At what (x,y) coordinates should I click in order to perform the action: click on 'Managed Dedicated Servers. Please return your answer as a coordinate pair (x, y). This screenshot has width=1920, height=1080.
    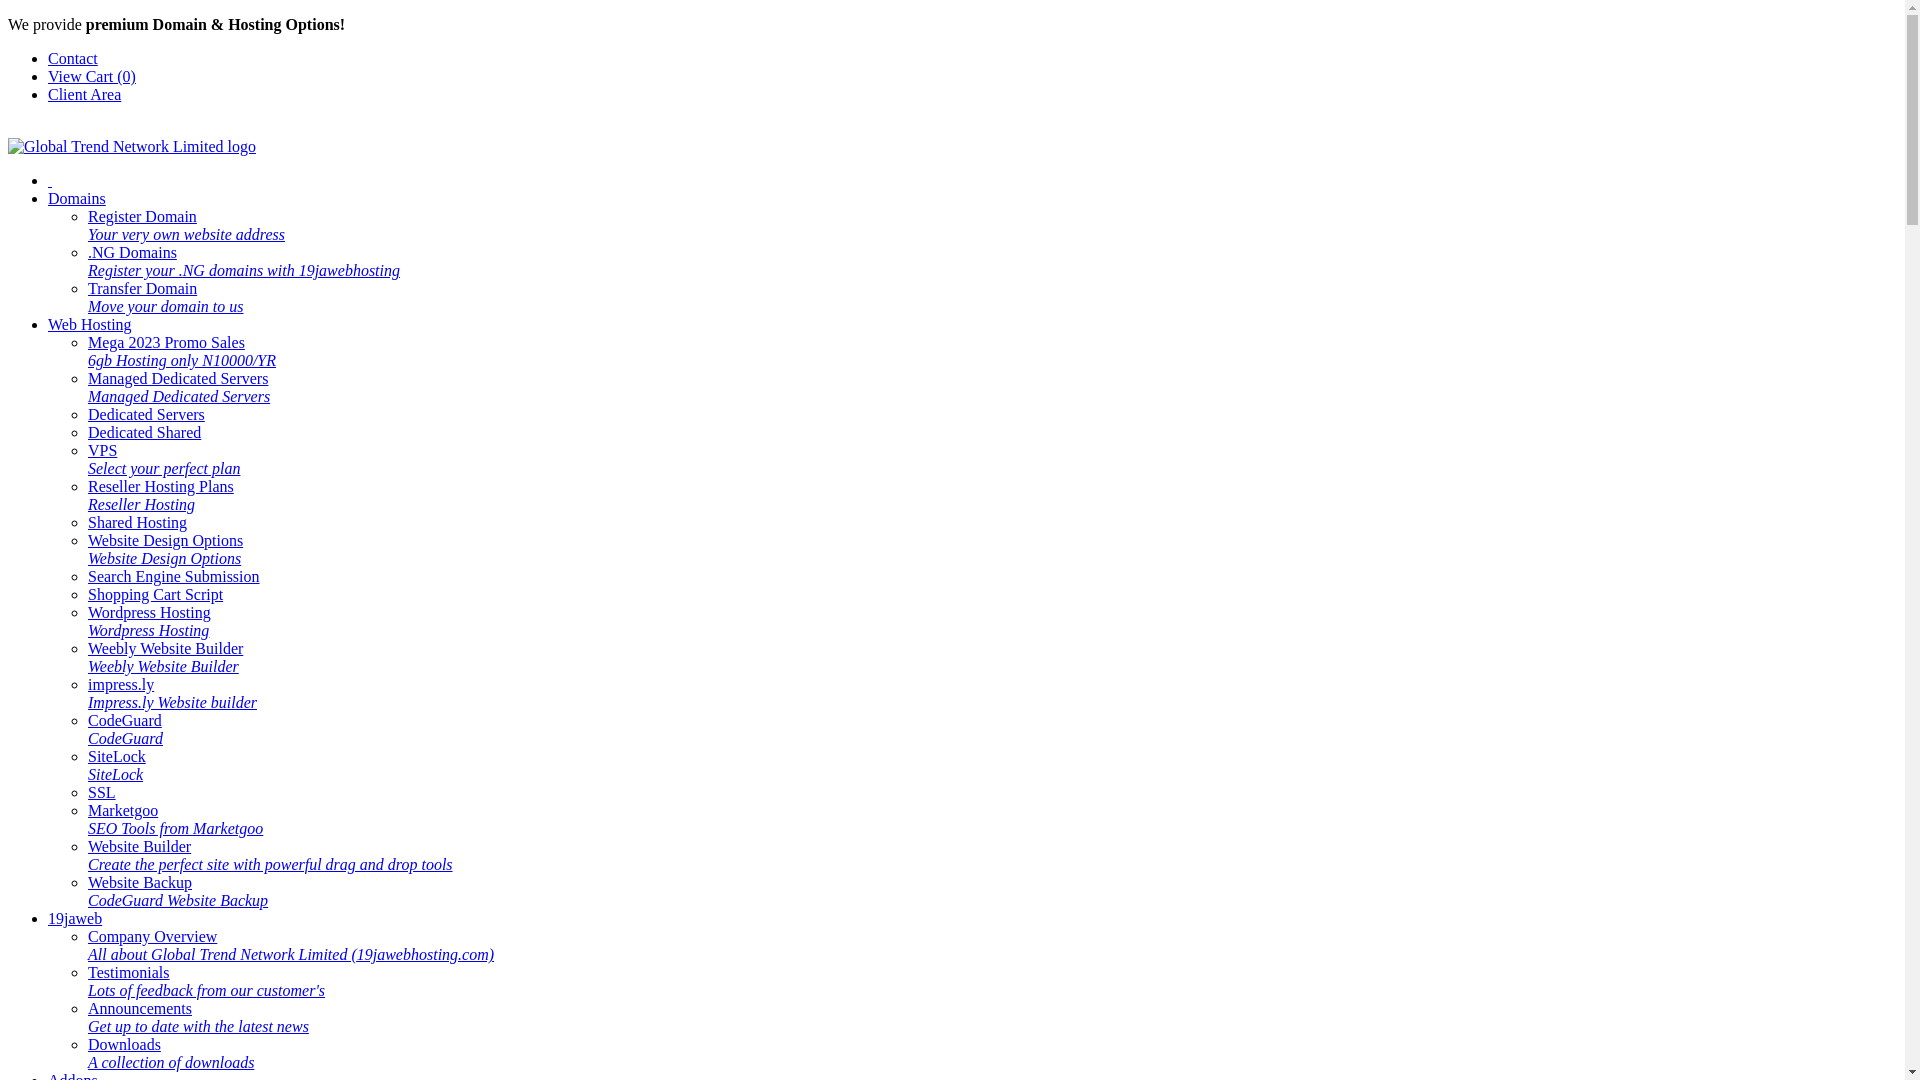
    Looking at the image, I should click on (178, 387).